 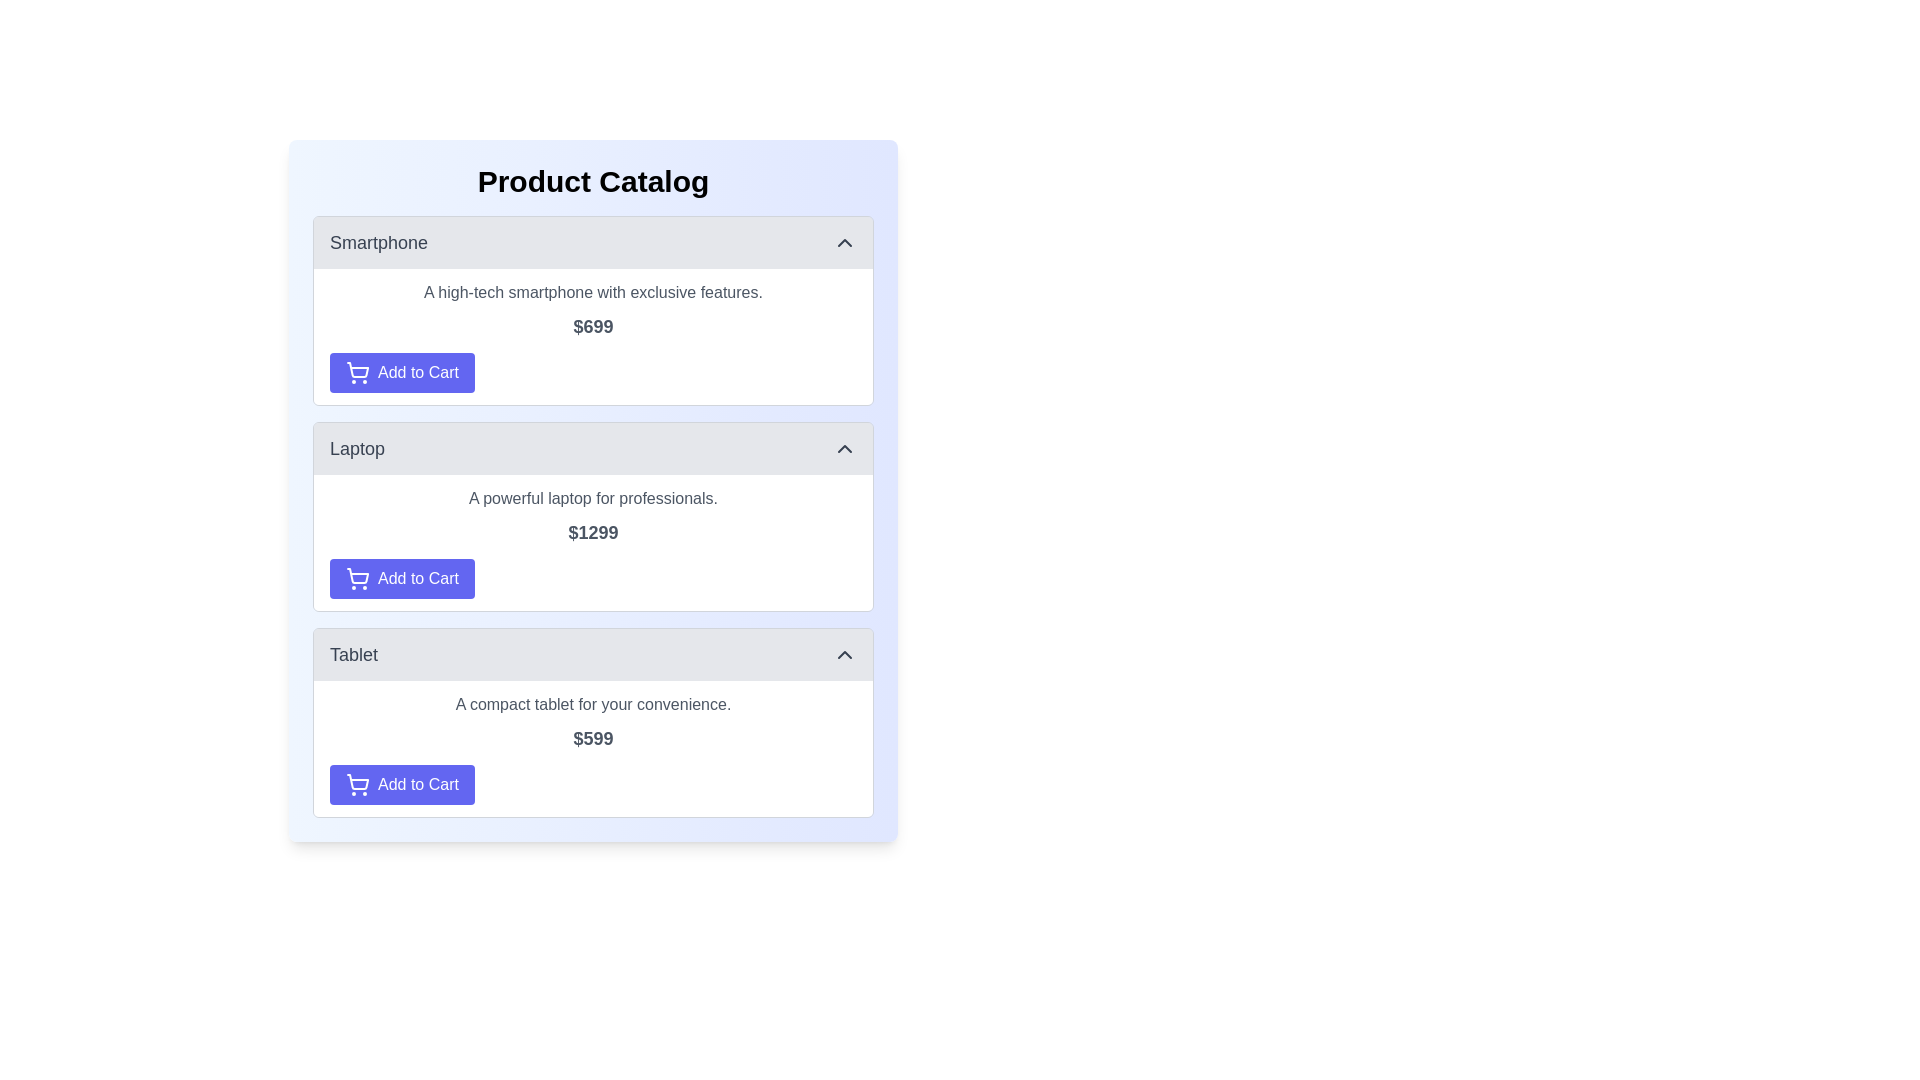 What do you see at coordinates (592, 655) in the screenshot?
I see `the gray rectangular button labeled 'Tablet' located in the third item of the vertical product list` at bounding box center [592, 655].